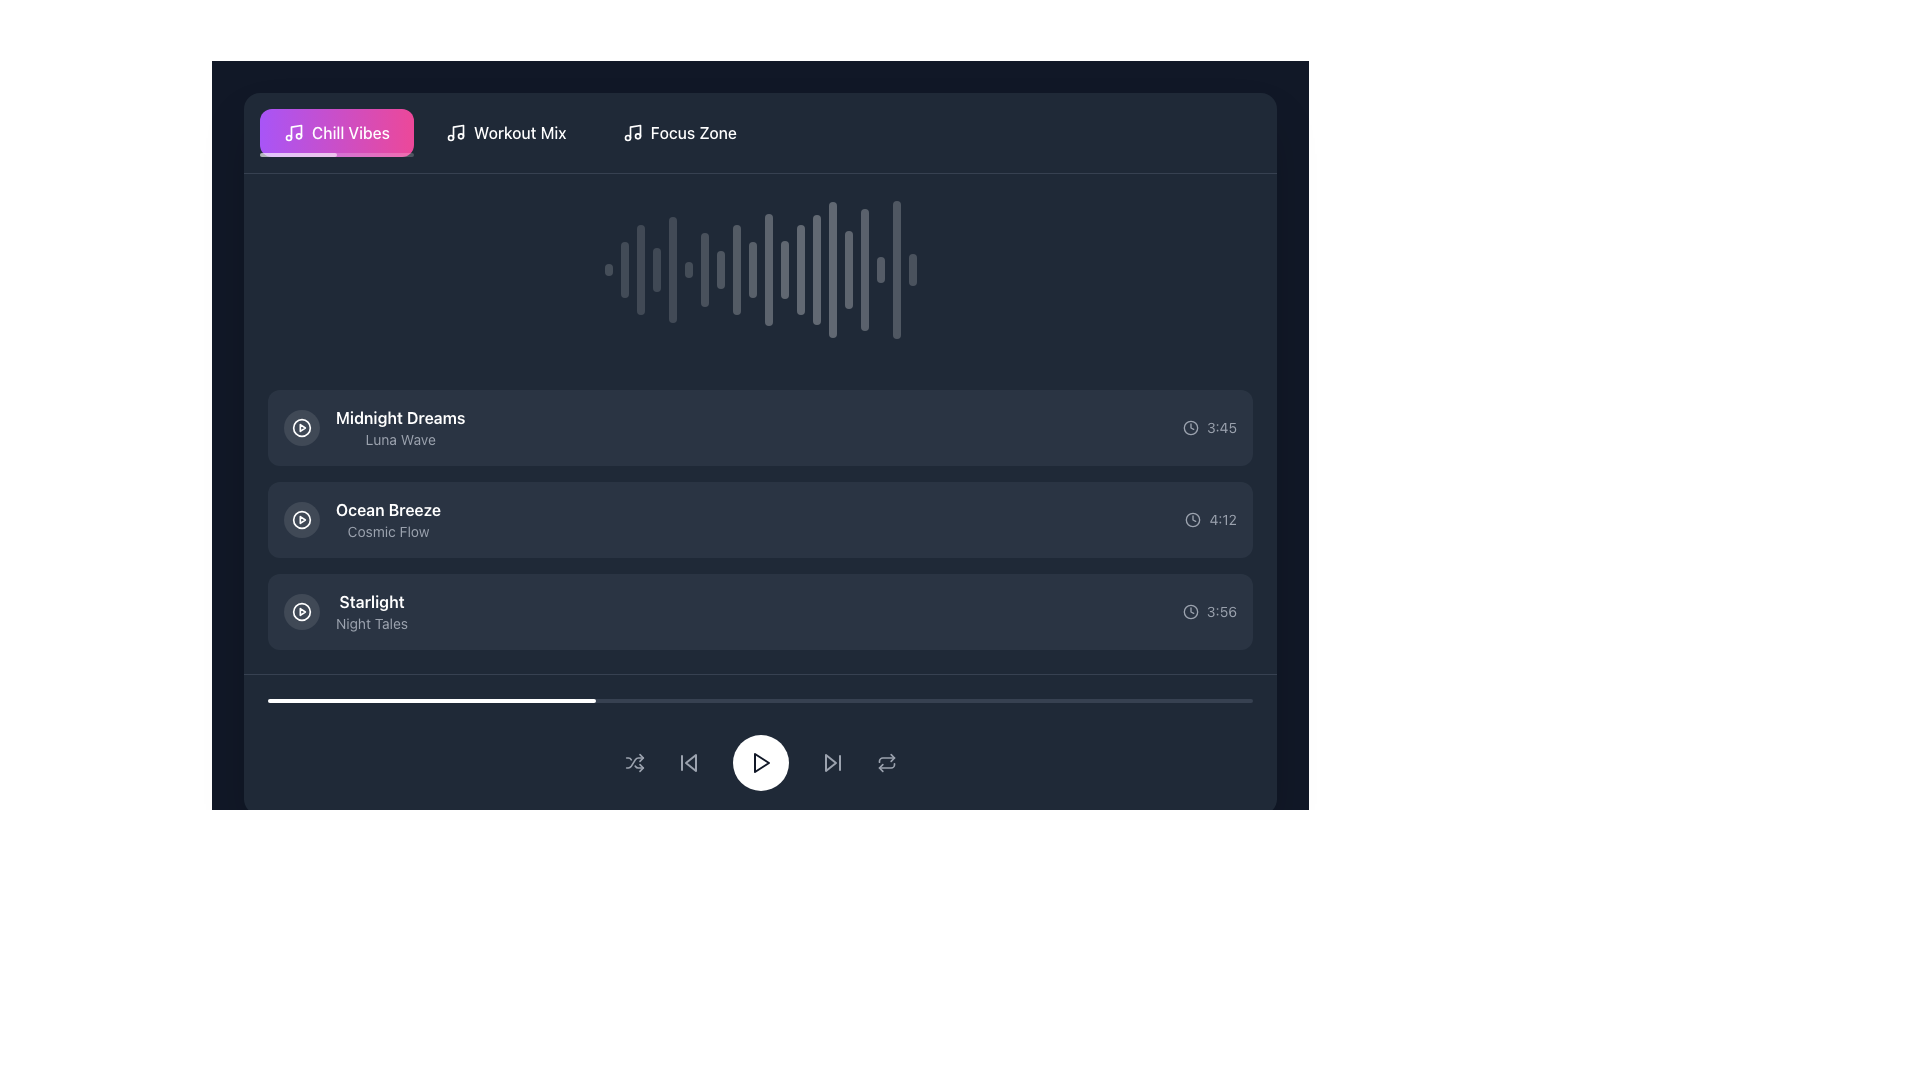  I want to click on the ninth vertical bar in the waveform visualization that has a subtle pulsating animation and a lighter coloration compared to the dark background, so click(735, 270).